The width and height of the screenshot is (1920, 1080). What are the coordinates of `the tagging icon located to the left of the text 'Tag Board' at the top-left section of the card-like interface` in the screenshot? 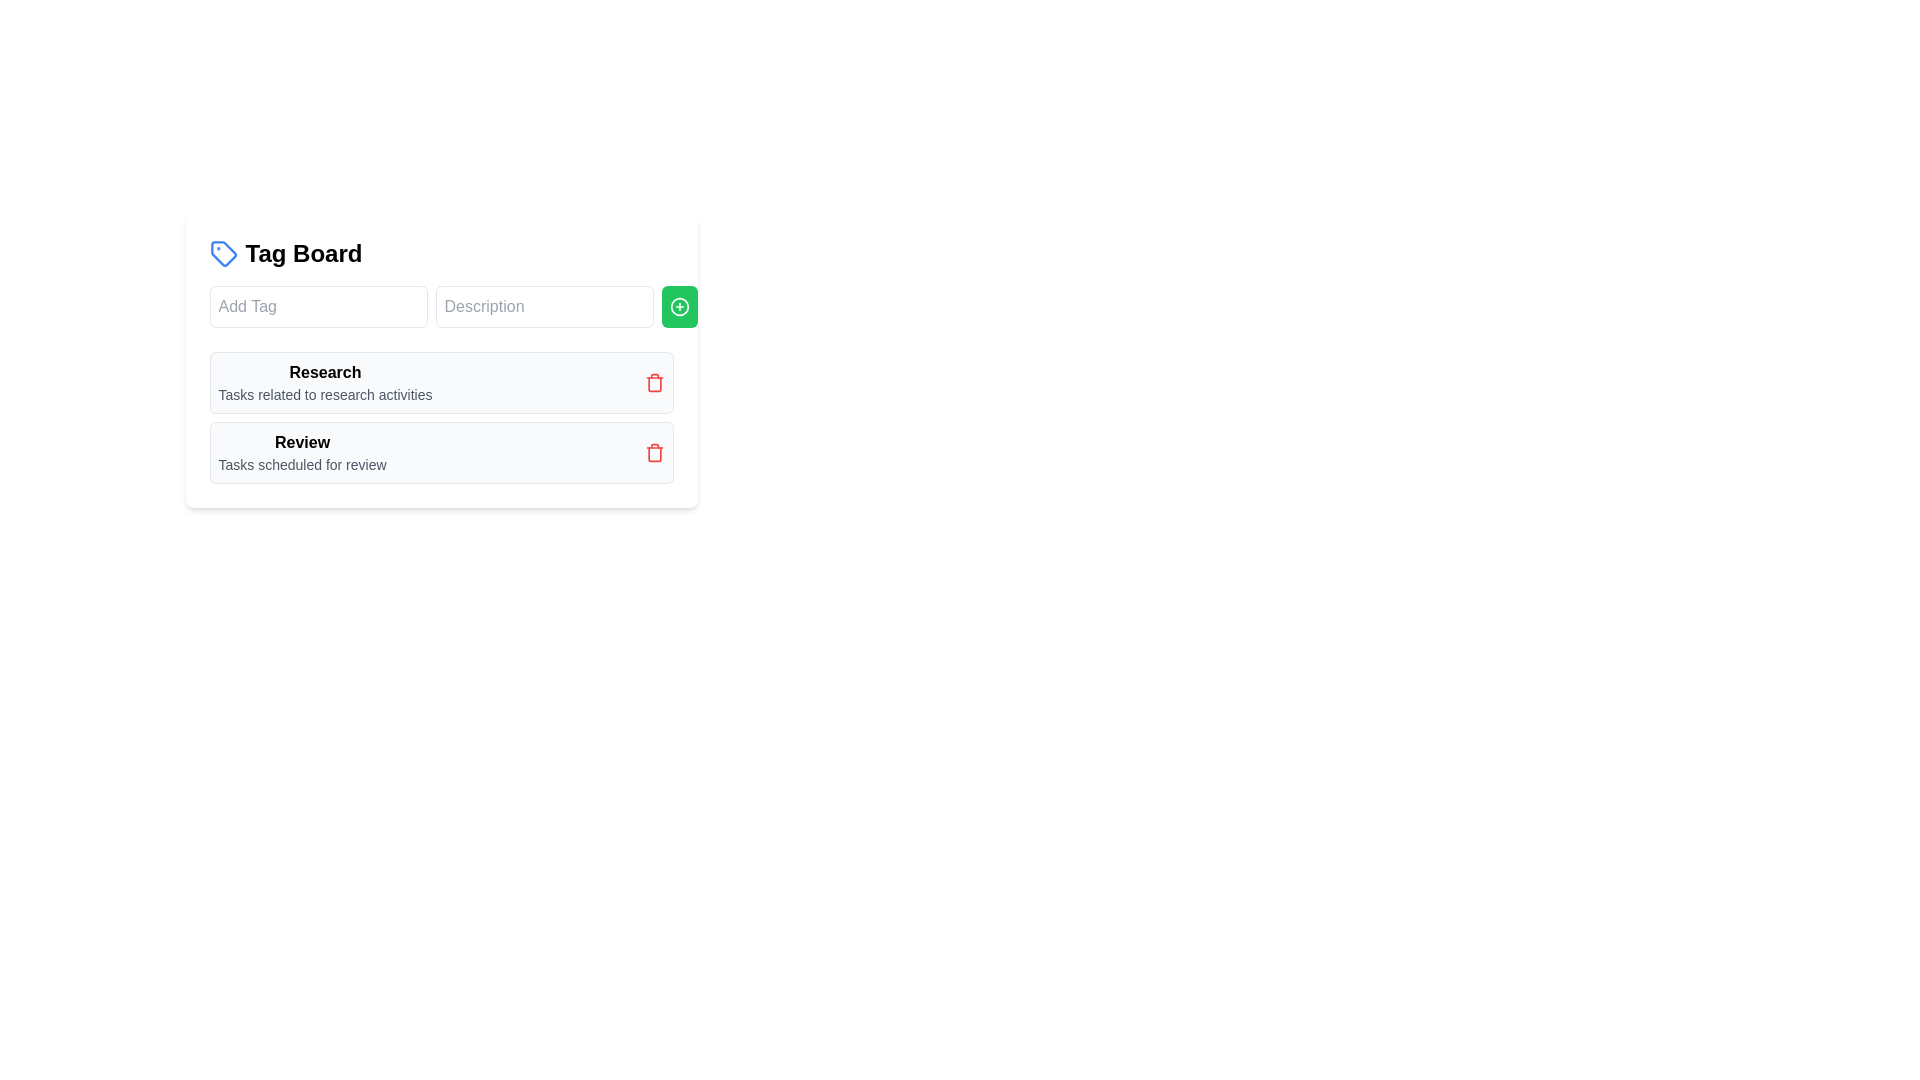 It's located at (223, 253).